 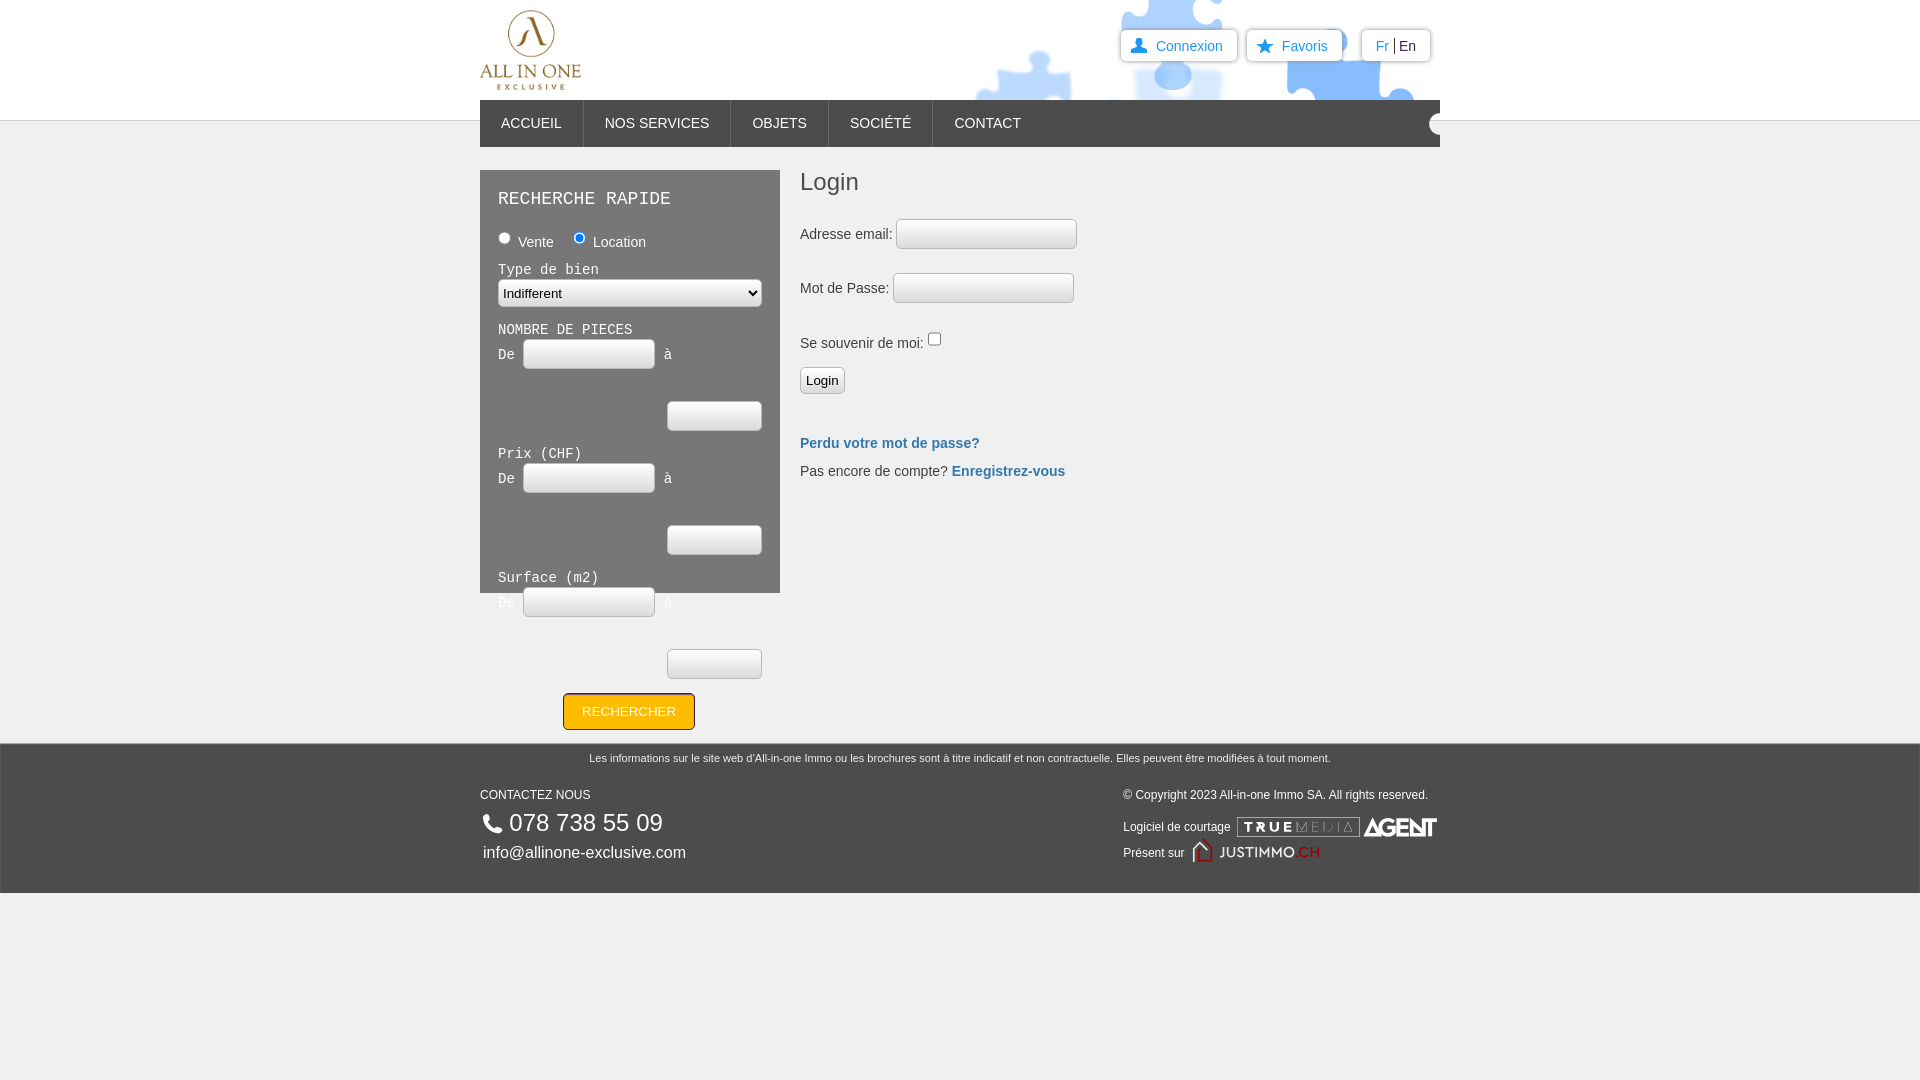 I want to click on 'Identifiant', so click(x=986, y=233).